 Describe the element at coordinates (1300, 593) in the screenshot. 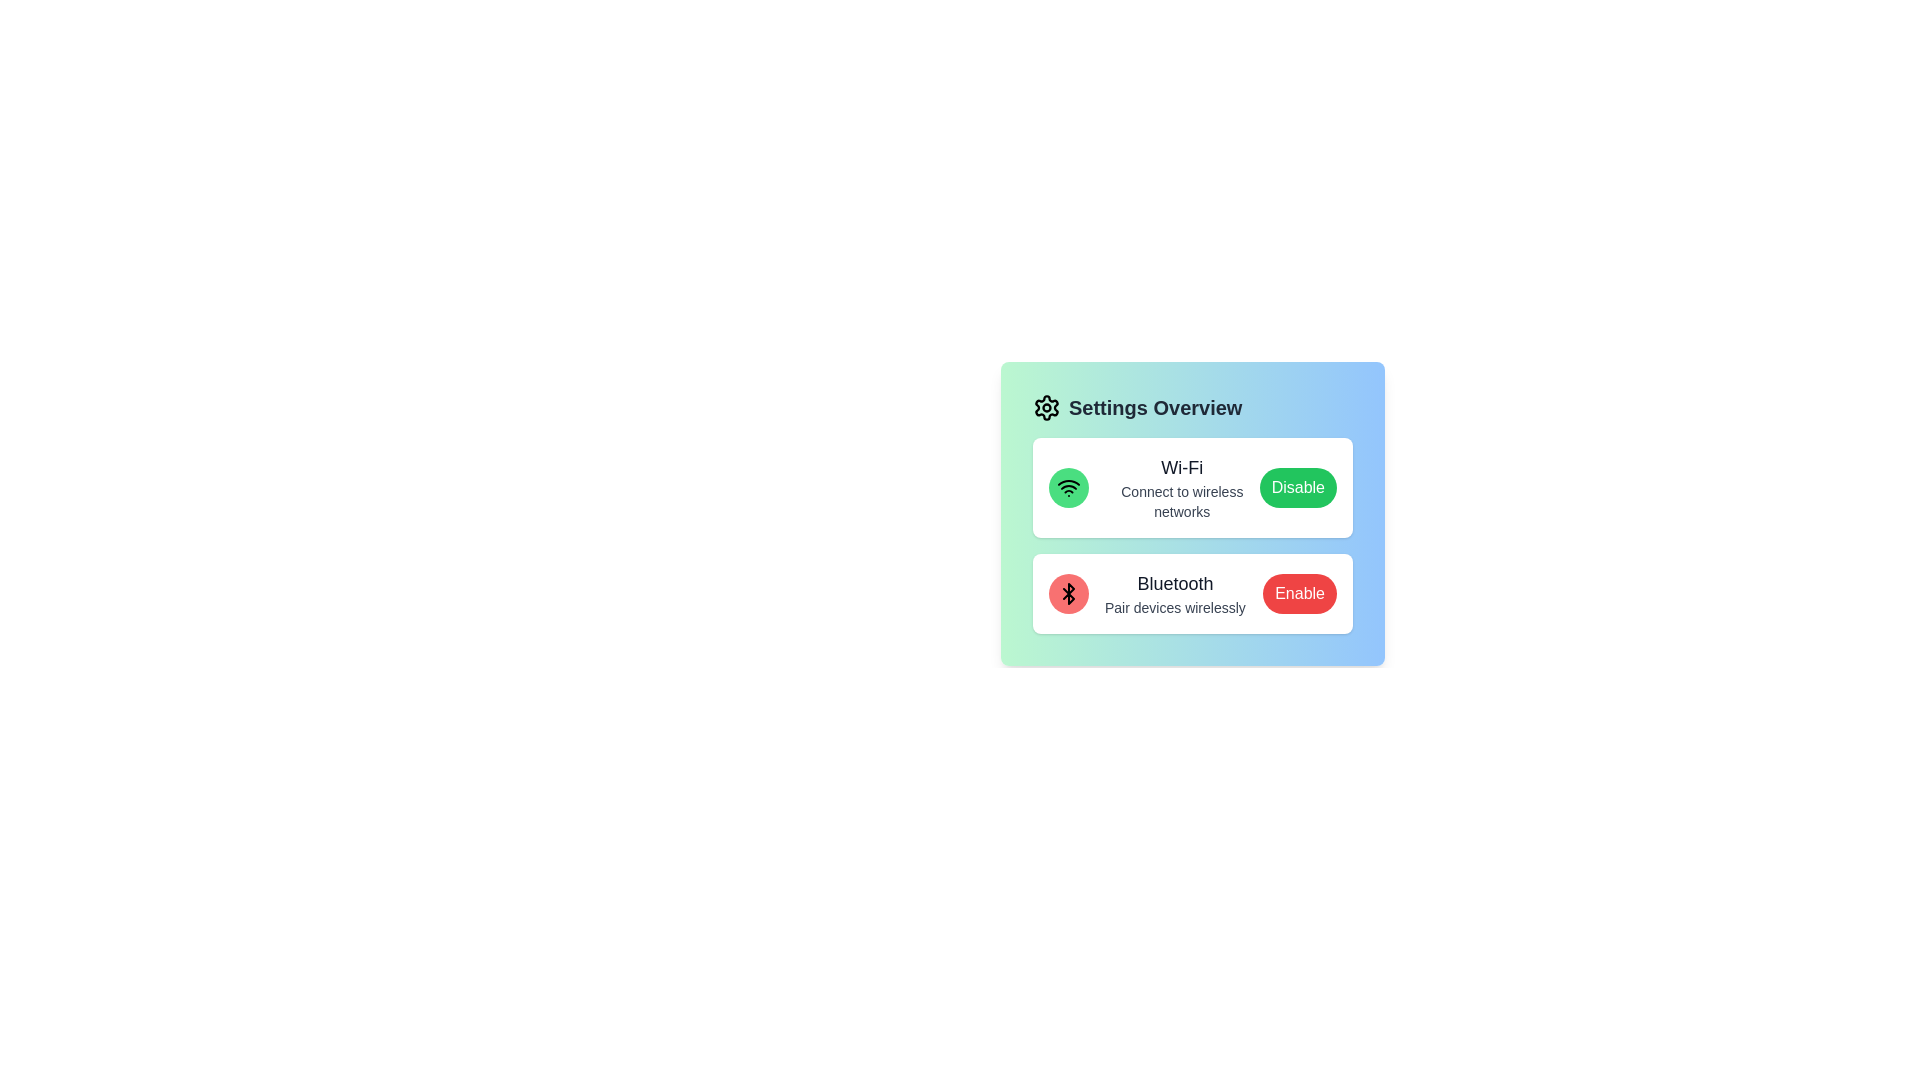

I see `the 'Enable' button to toggle the Bluetooth state` at that location.